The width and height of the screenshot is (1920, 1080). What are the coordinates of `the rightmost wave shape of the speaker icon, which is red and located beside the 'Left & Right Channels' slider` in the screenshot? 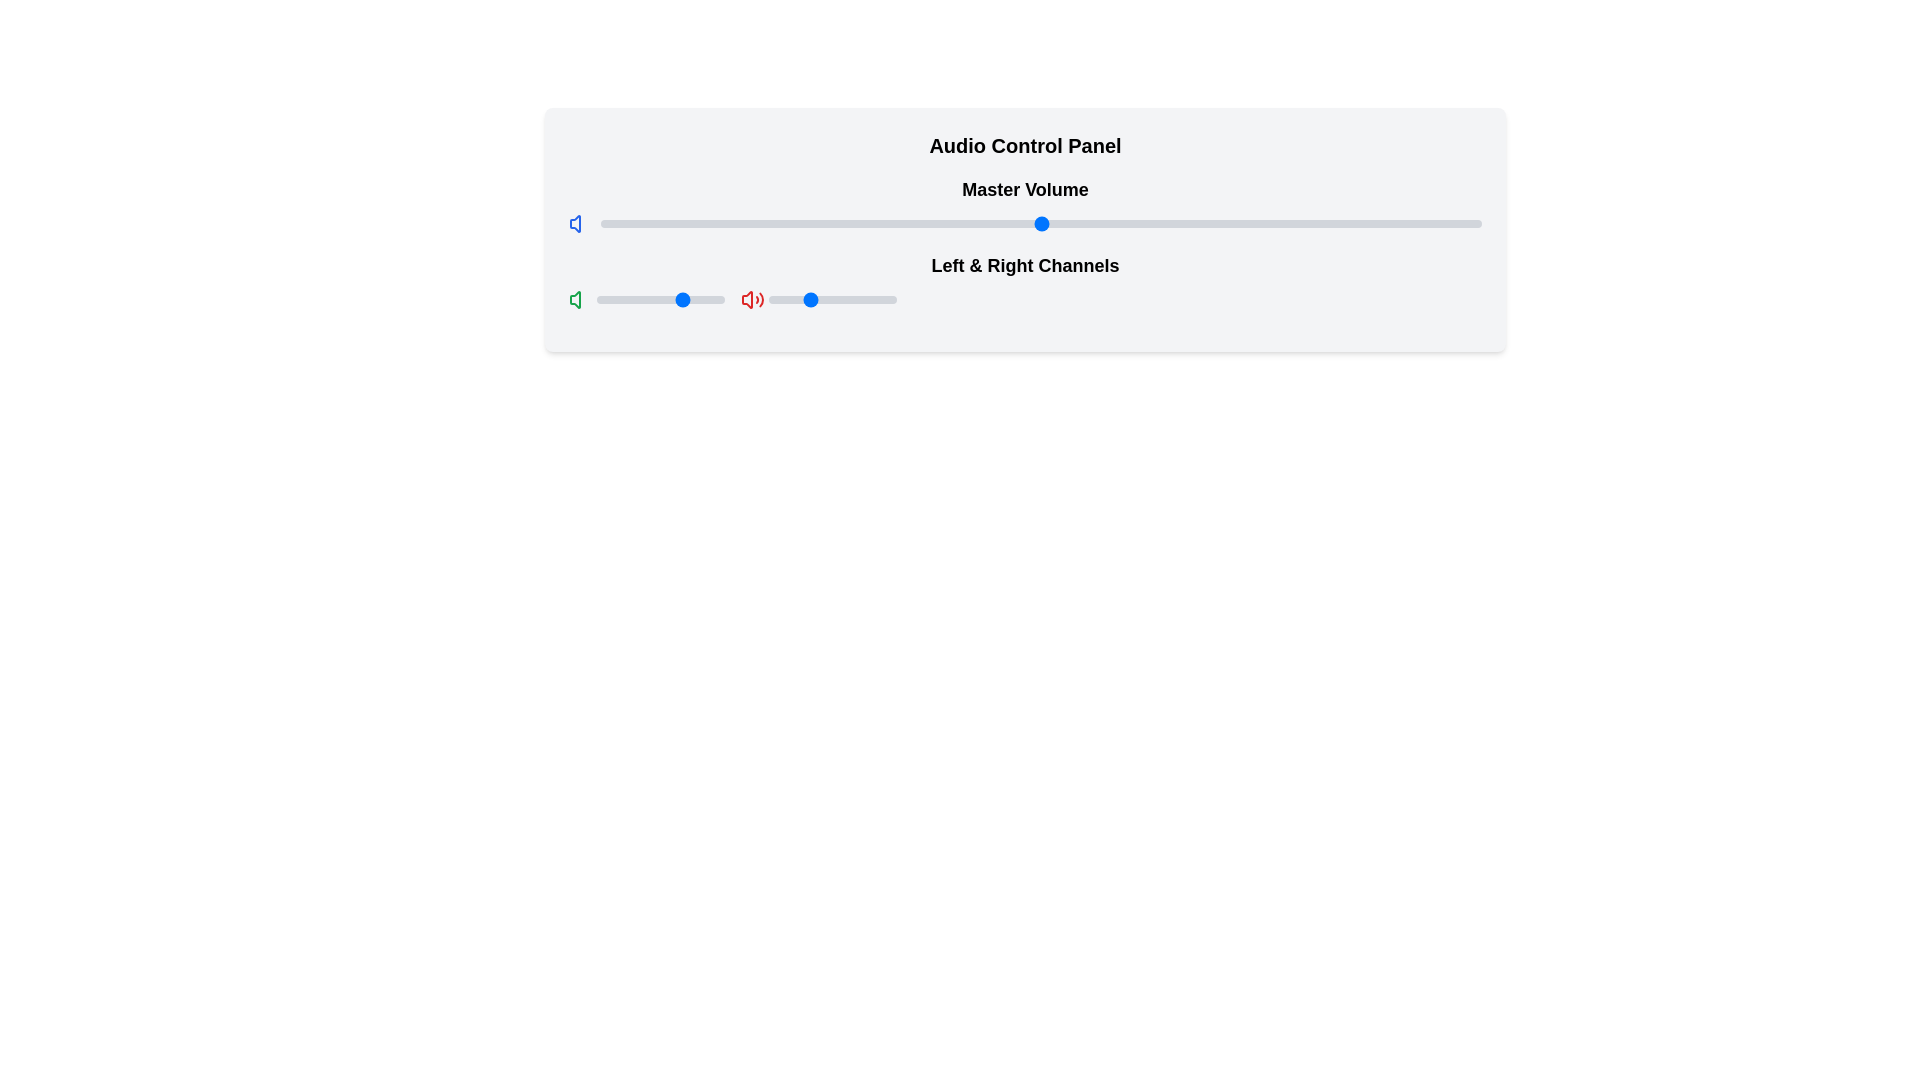 It's located at (760, 300).